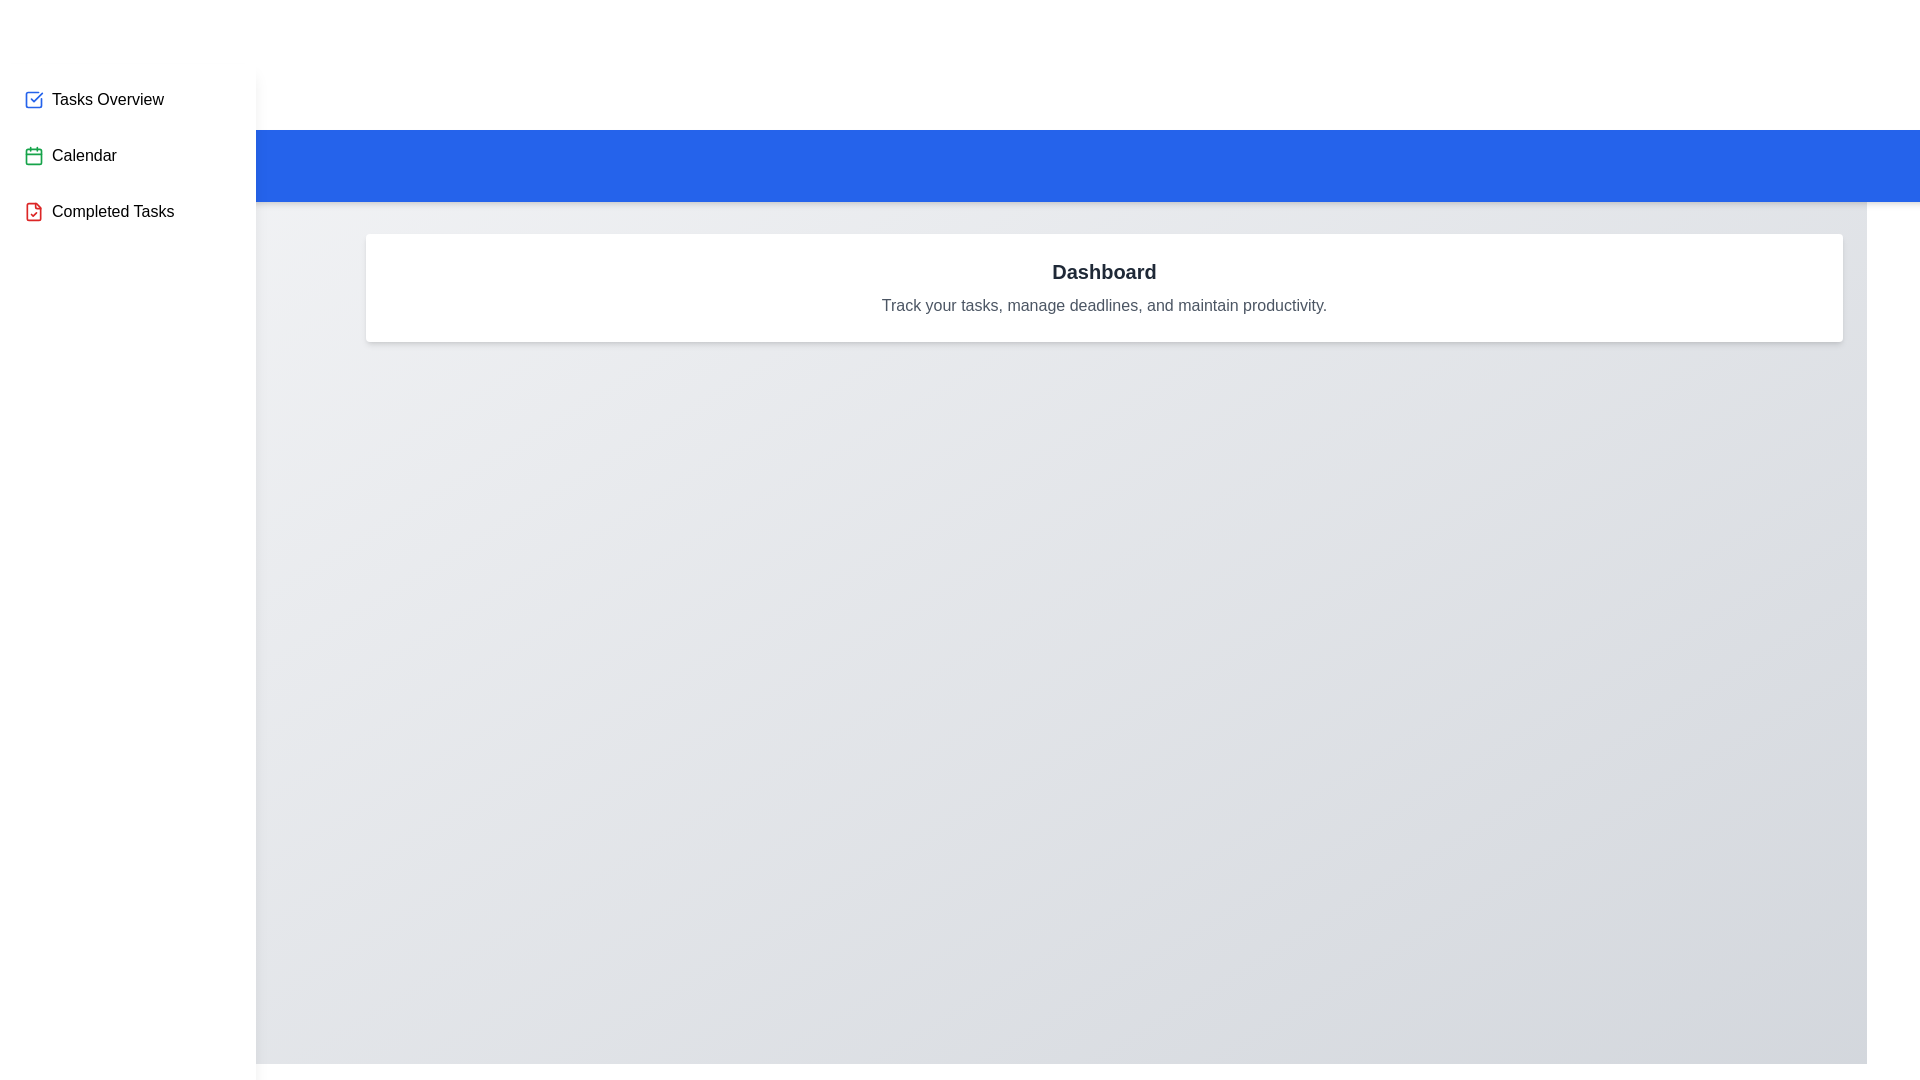 Image resolution: width=1920 pixels, height=1080 pixels. Describe the element at coordinates (33, 100) in the screenshot. I see `the active indicator icon for the 'Tasks Overview' menu item` at that location.